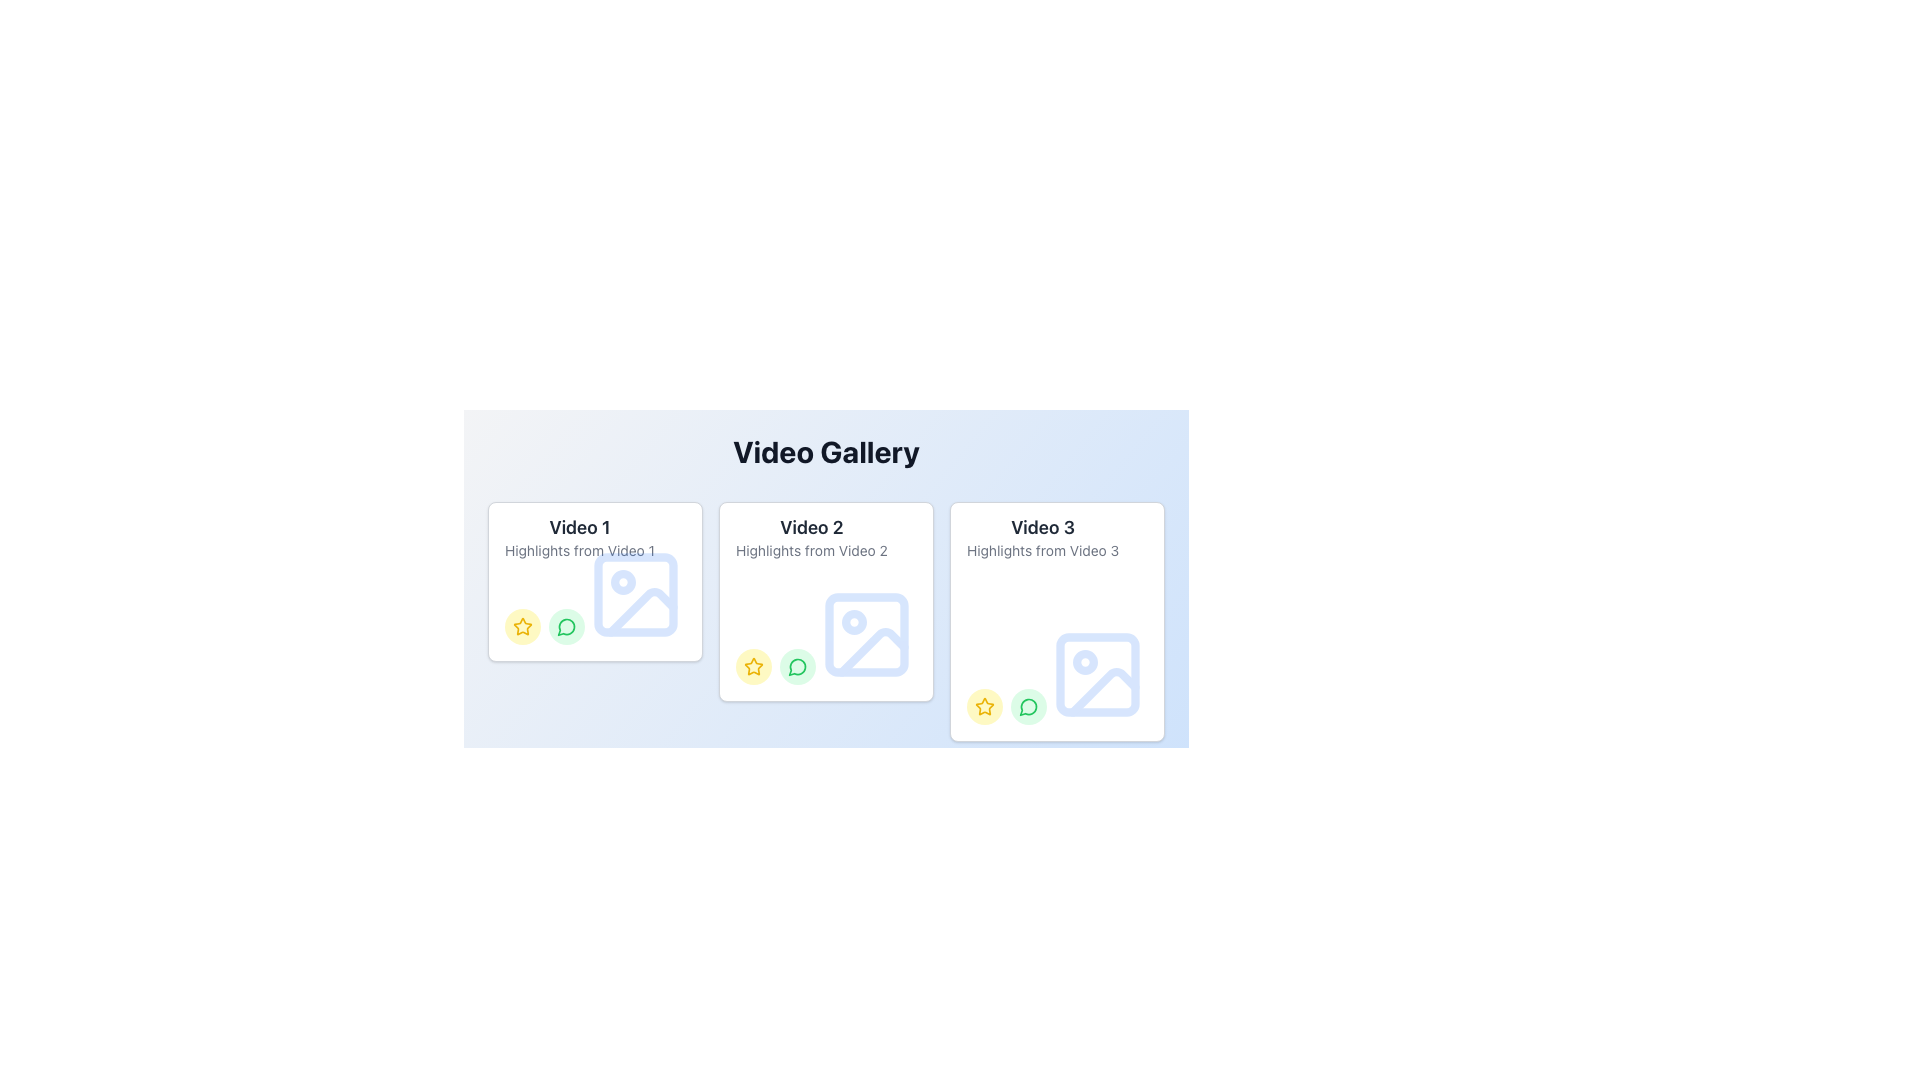 The image size is (1920, 1080). What do you see at coordinates (565, 626) in the screenshot?
I see `the interactive button located in the bottom-left corner of the card labeled 'Video 1', which is the second icon from the left in the bottom row of icons, to trigger a visual response` at bounding box center [565, 626].